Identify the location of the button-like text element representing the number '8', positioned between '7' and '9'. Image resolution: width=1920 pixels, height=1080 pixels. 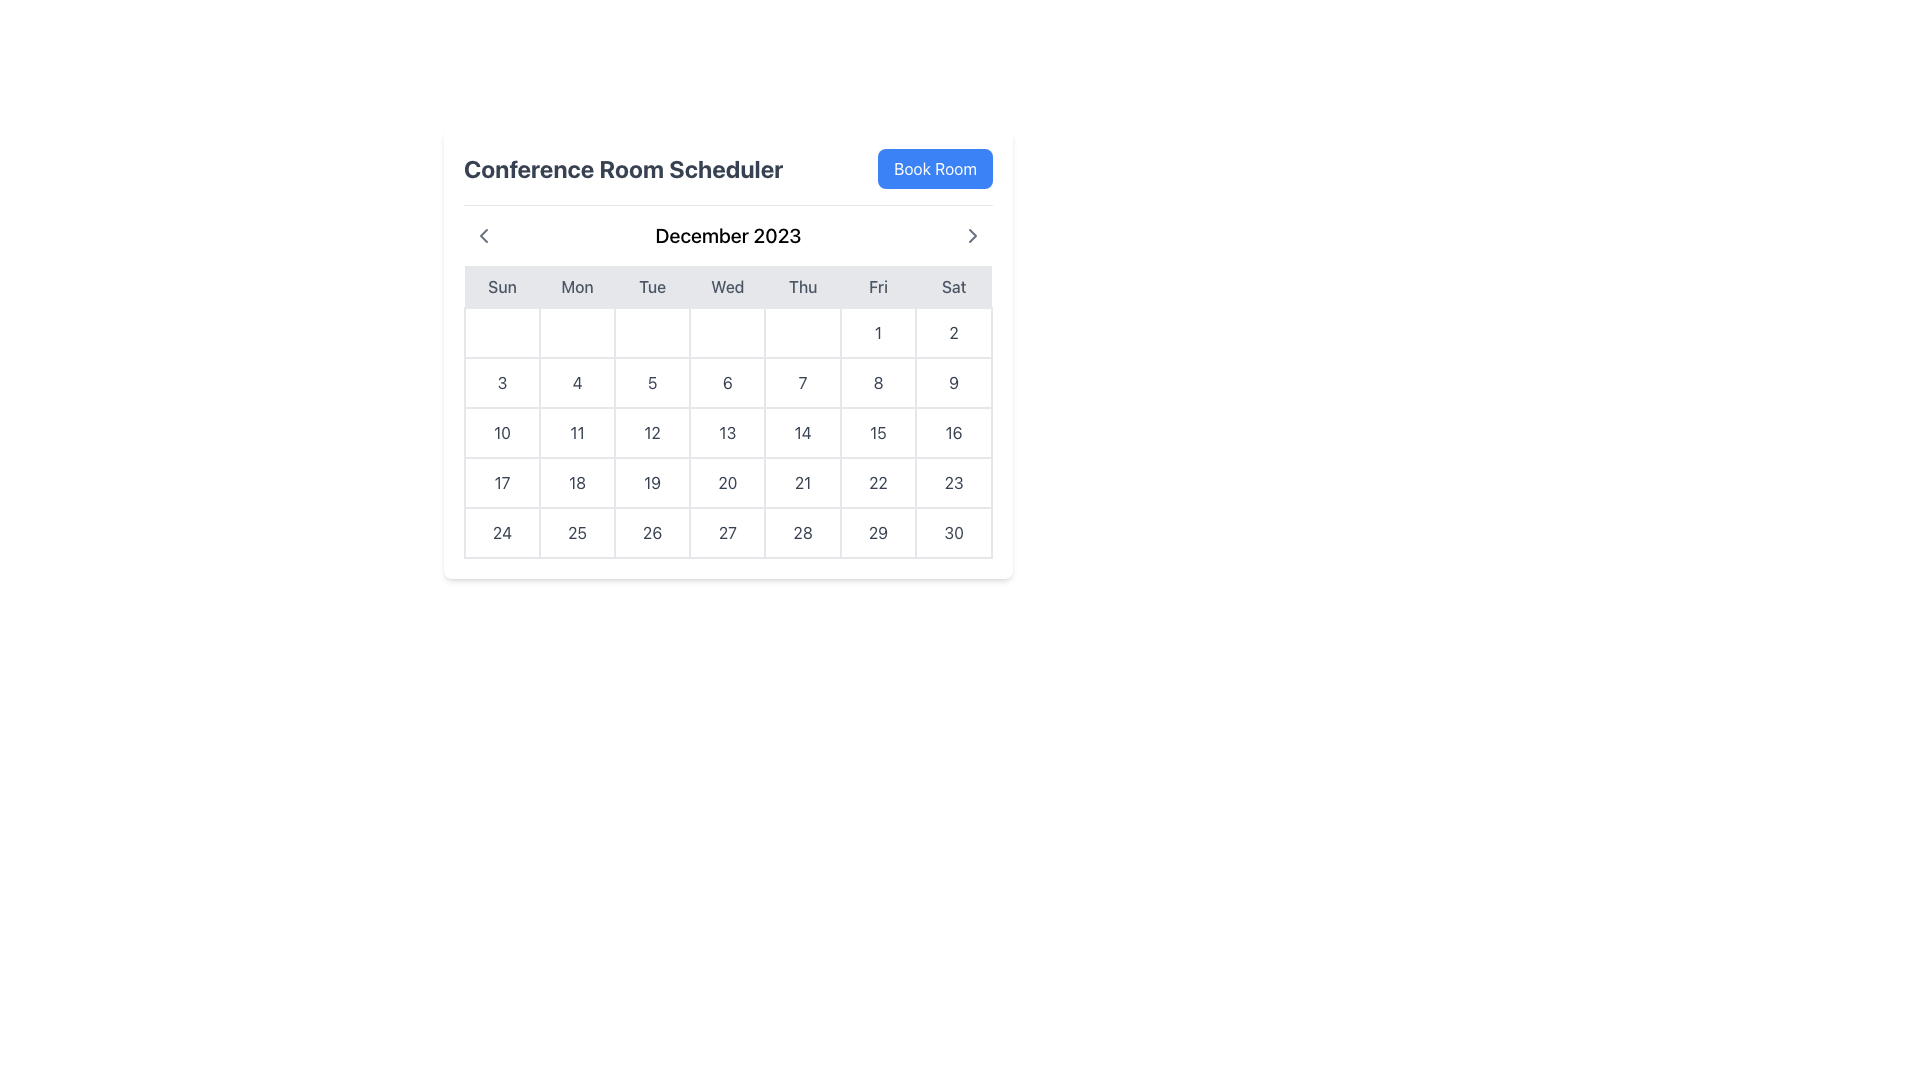
(878, 382).